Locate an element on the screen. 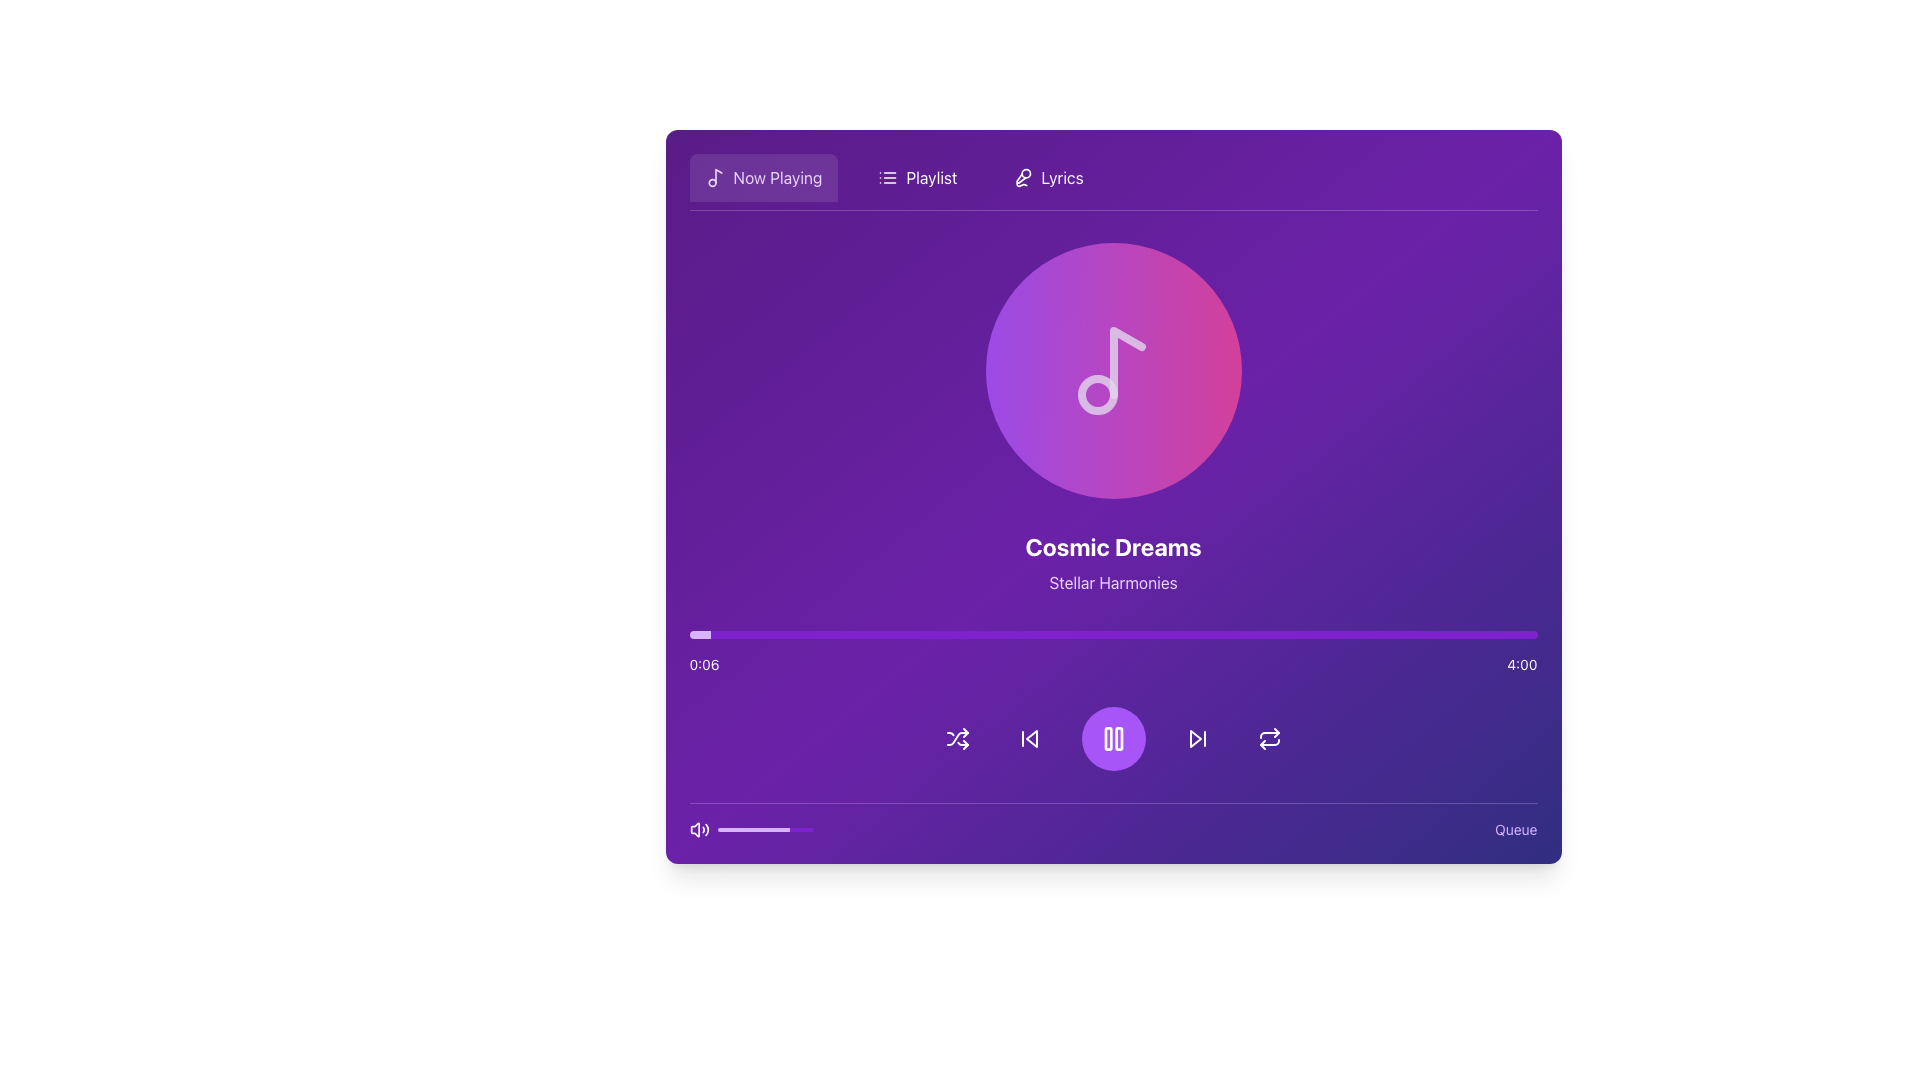  the forward navigation button, which is represented by a double triangle pointing to the right on a purple background, to skip tracks is located at coordinates (1197, 739).